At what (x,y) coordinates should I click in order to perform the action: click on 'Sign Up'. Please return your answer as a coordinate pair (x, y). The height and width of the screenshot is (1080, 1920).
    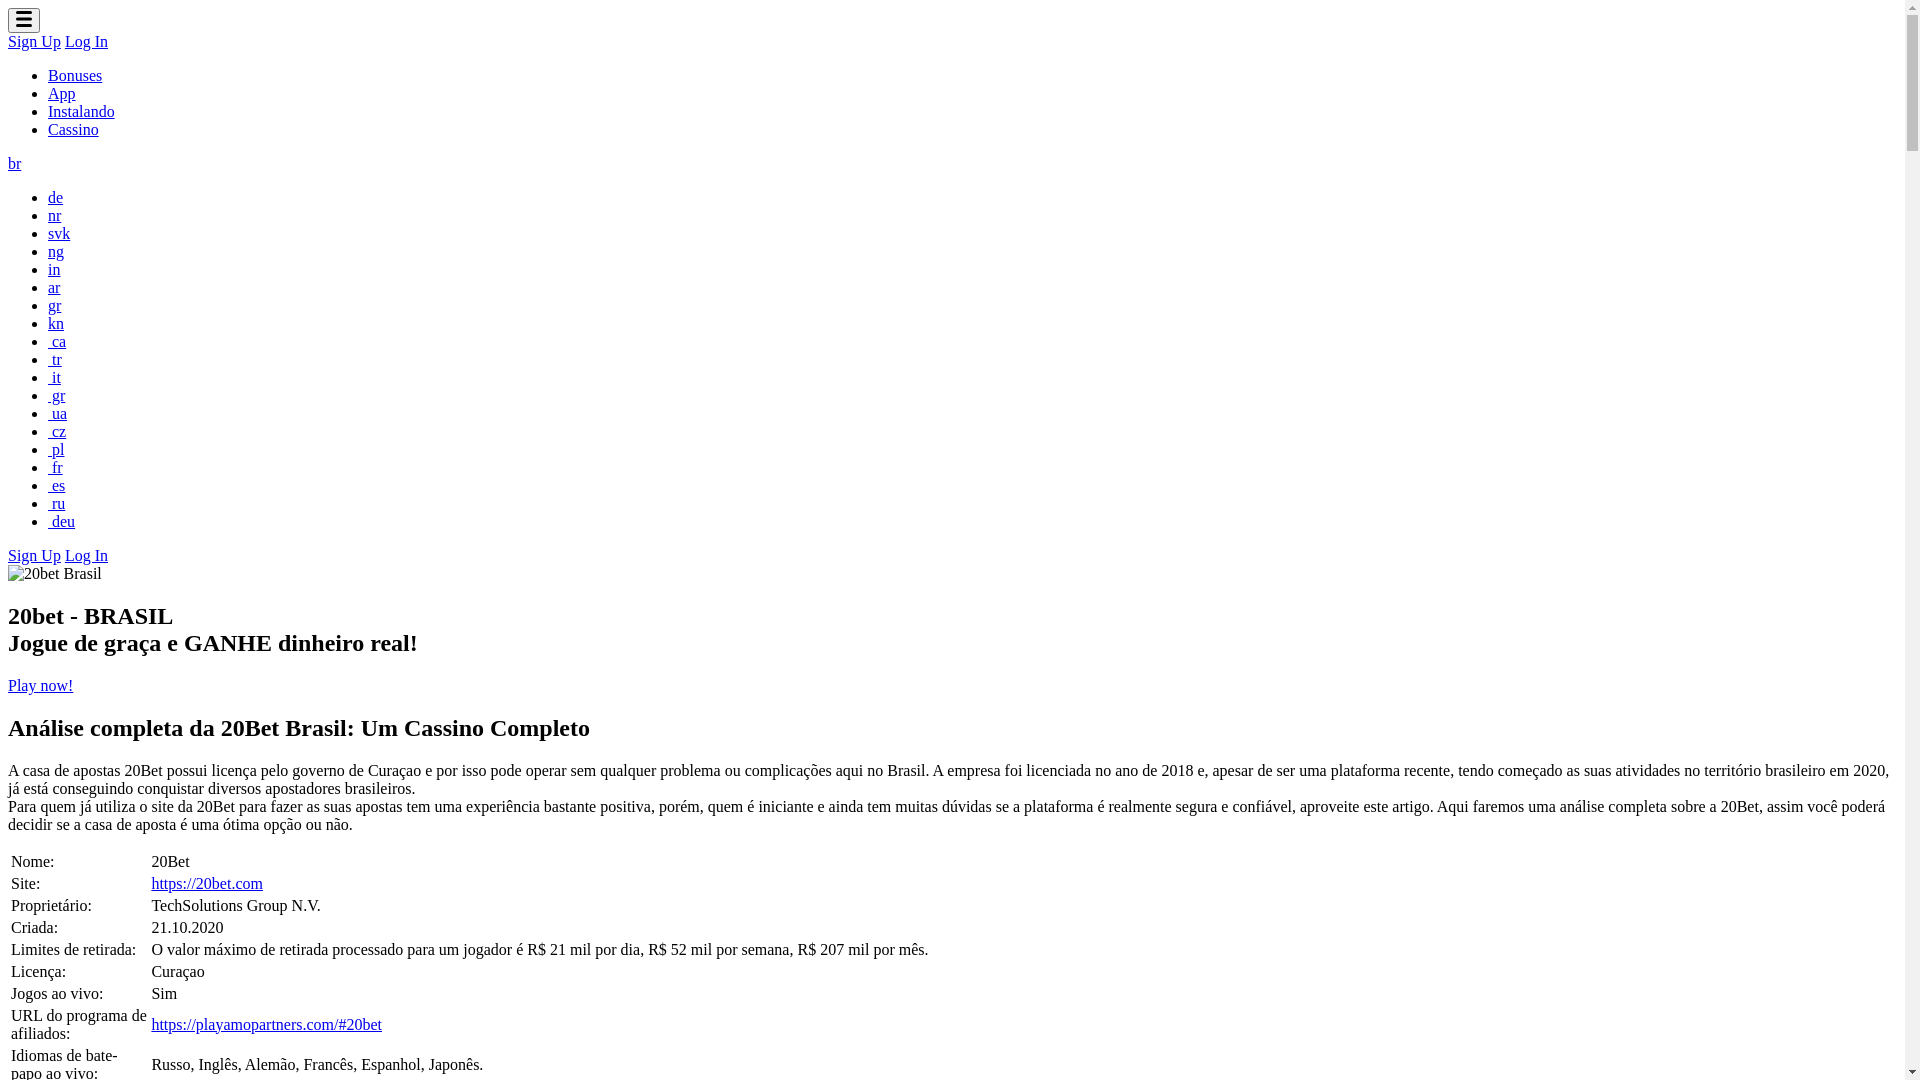
    Looking at the image, I should click on (34, 555).